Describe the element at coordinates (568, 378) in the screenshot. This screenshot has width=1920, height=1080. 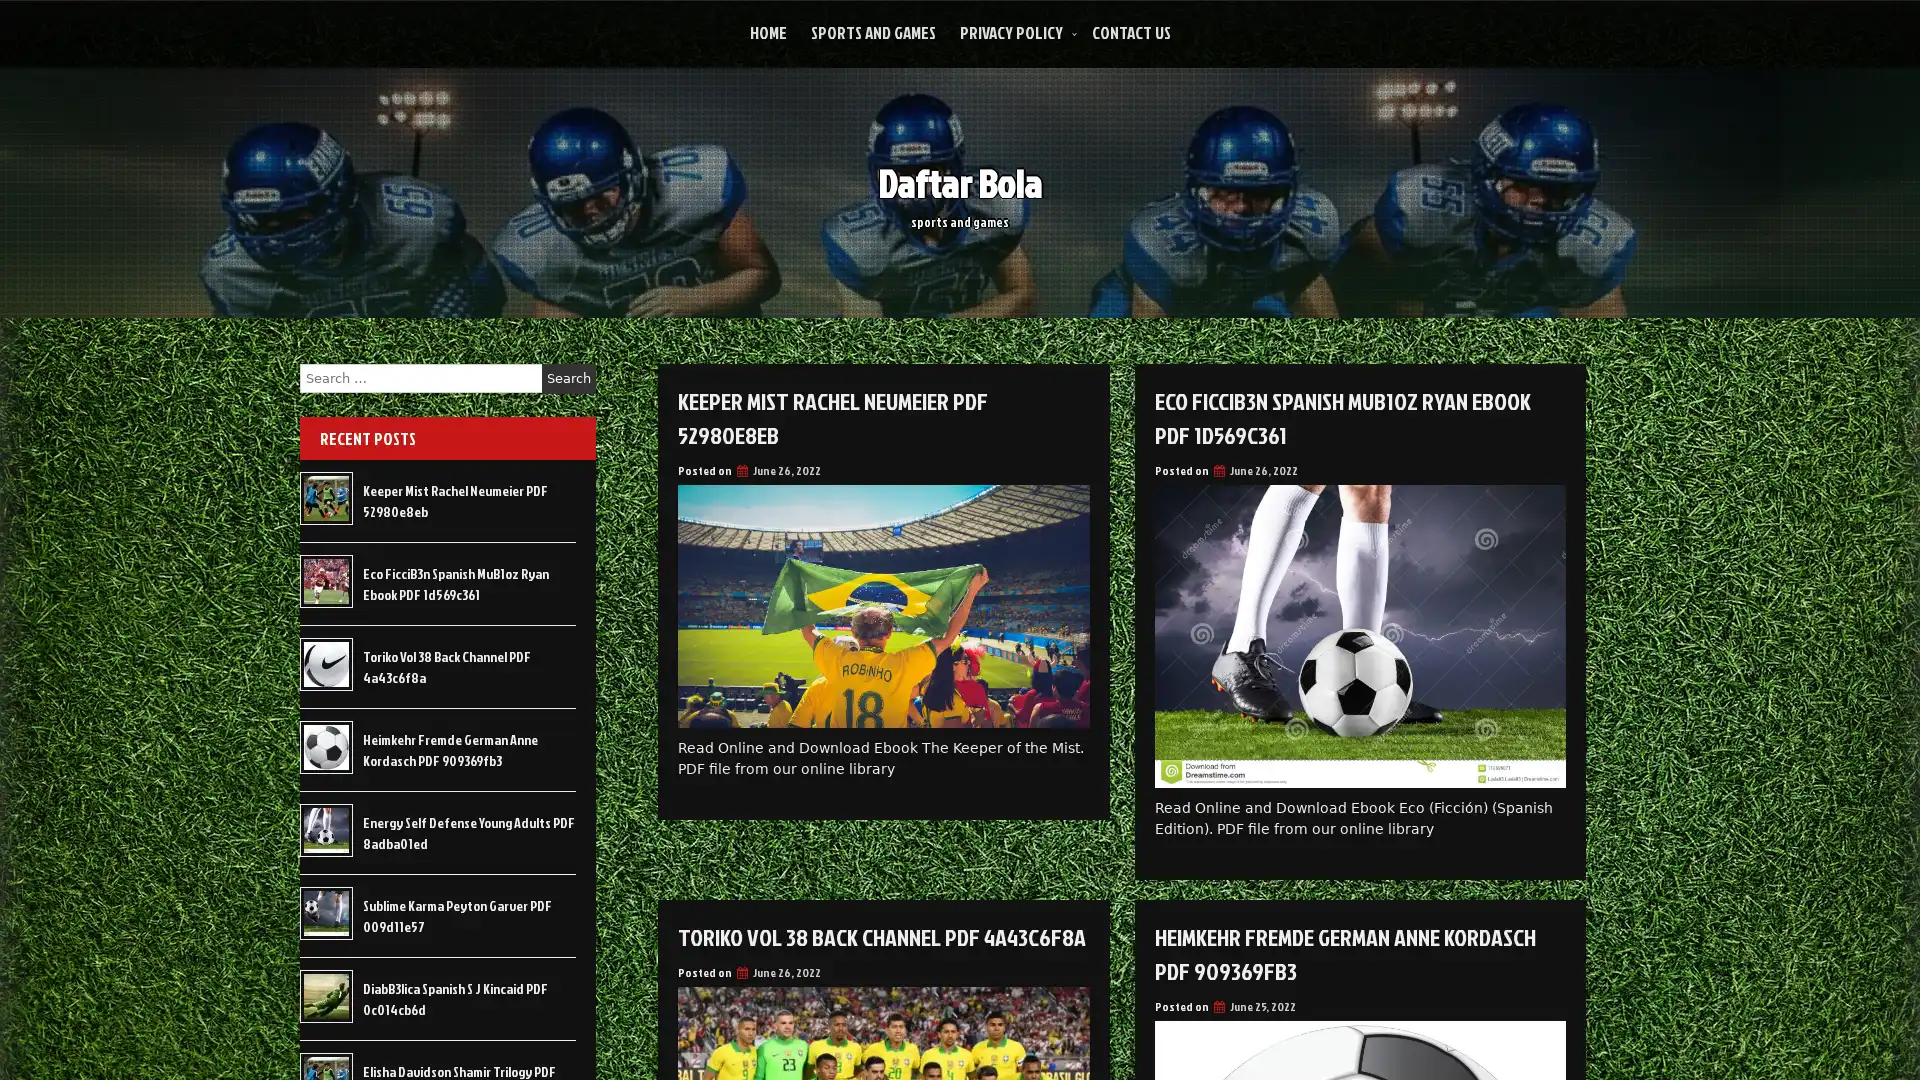
I see `Search` at that location.